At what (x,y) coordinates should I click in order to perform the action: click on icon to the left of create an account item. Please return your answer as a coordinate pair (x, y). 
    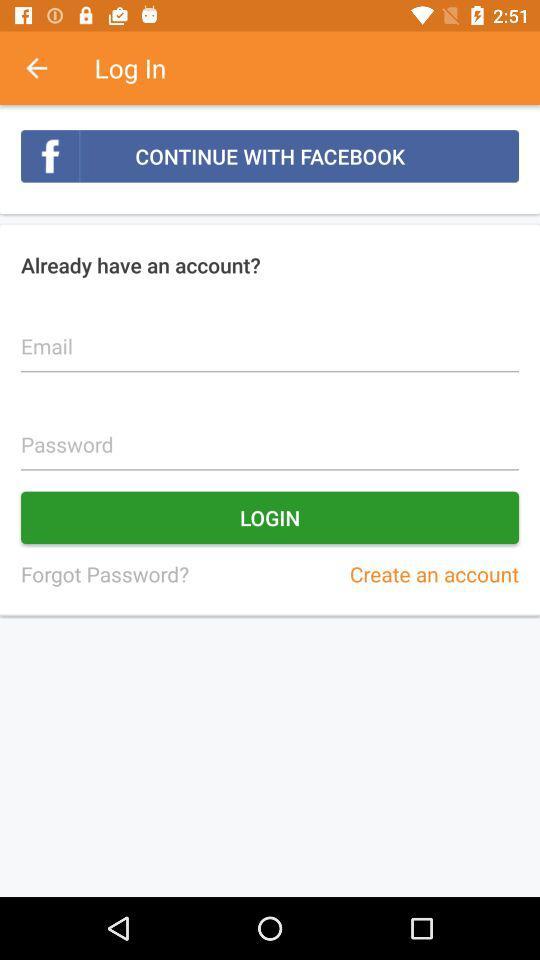
    Looking at the image, I should click on (104, 574).